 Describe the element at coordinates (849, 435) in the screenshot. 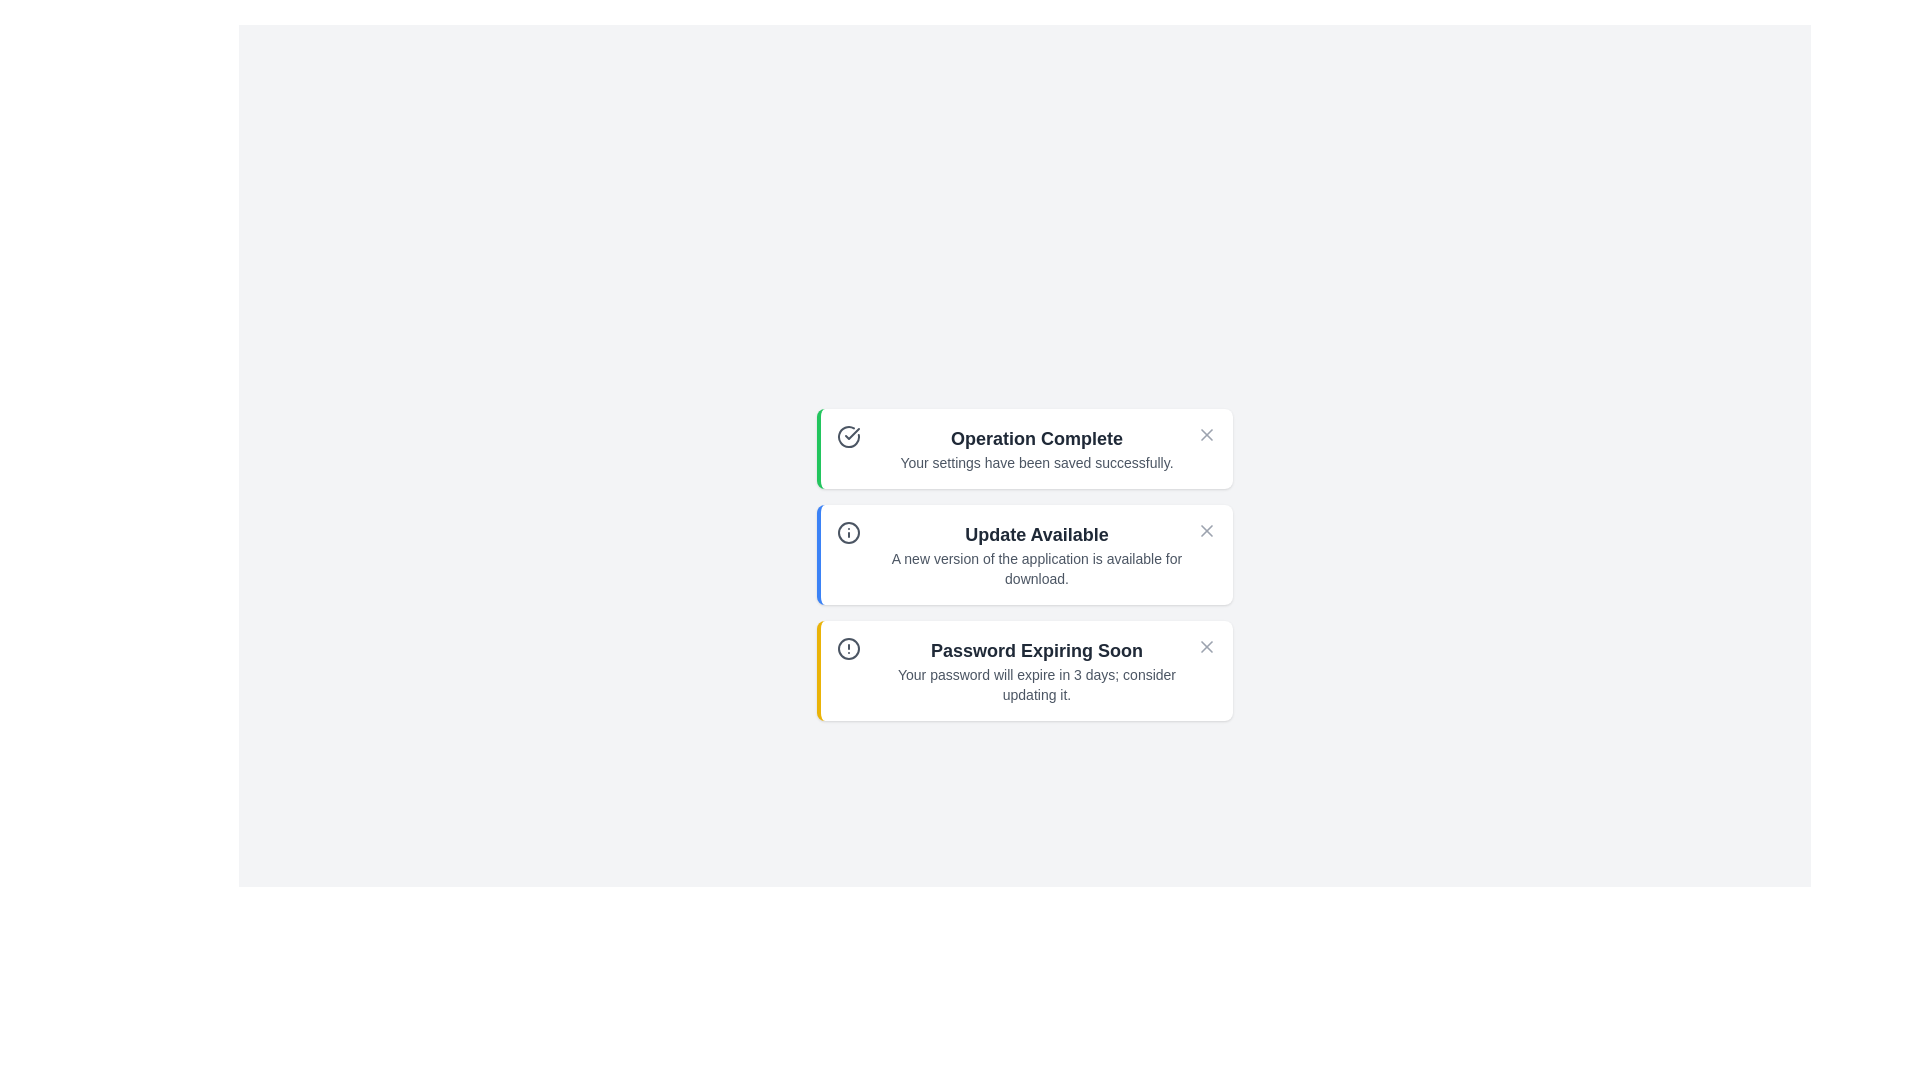

I see `the checkmark within a circle icon that indicates success or completion, located adjacent to the 'Operation Complete' message at the top of the notification stack` at that location.